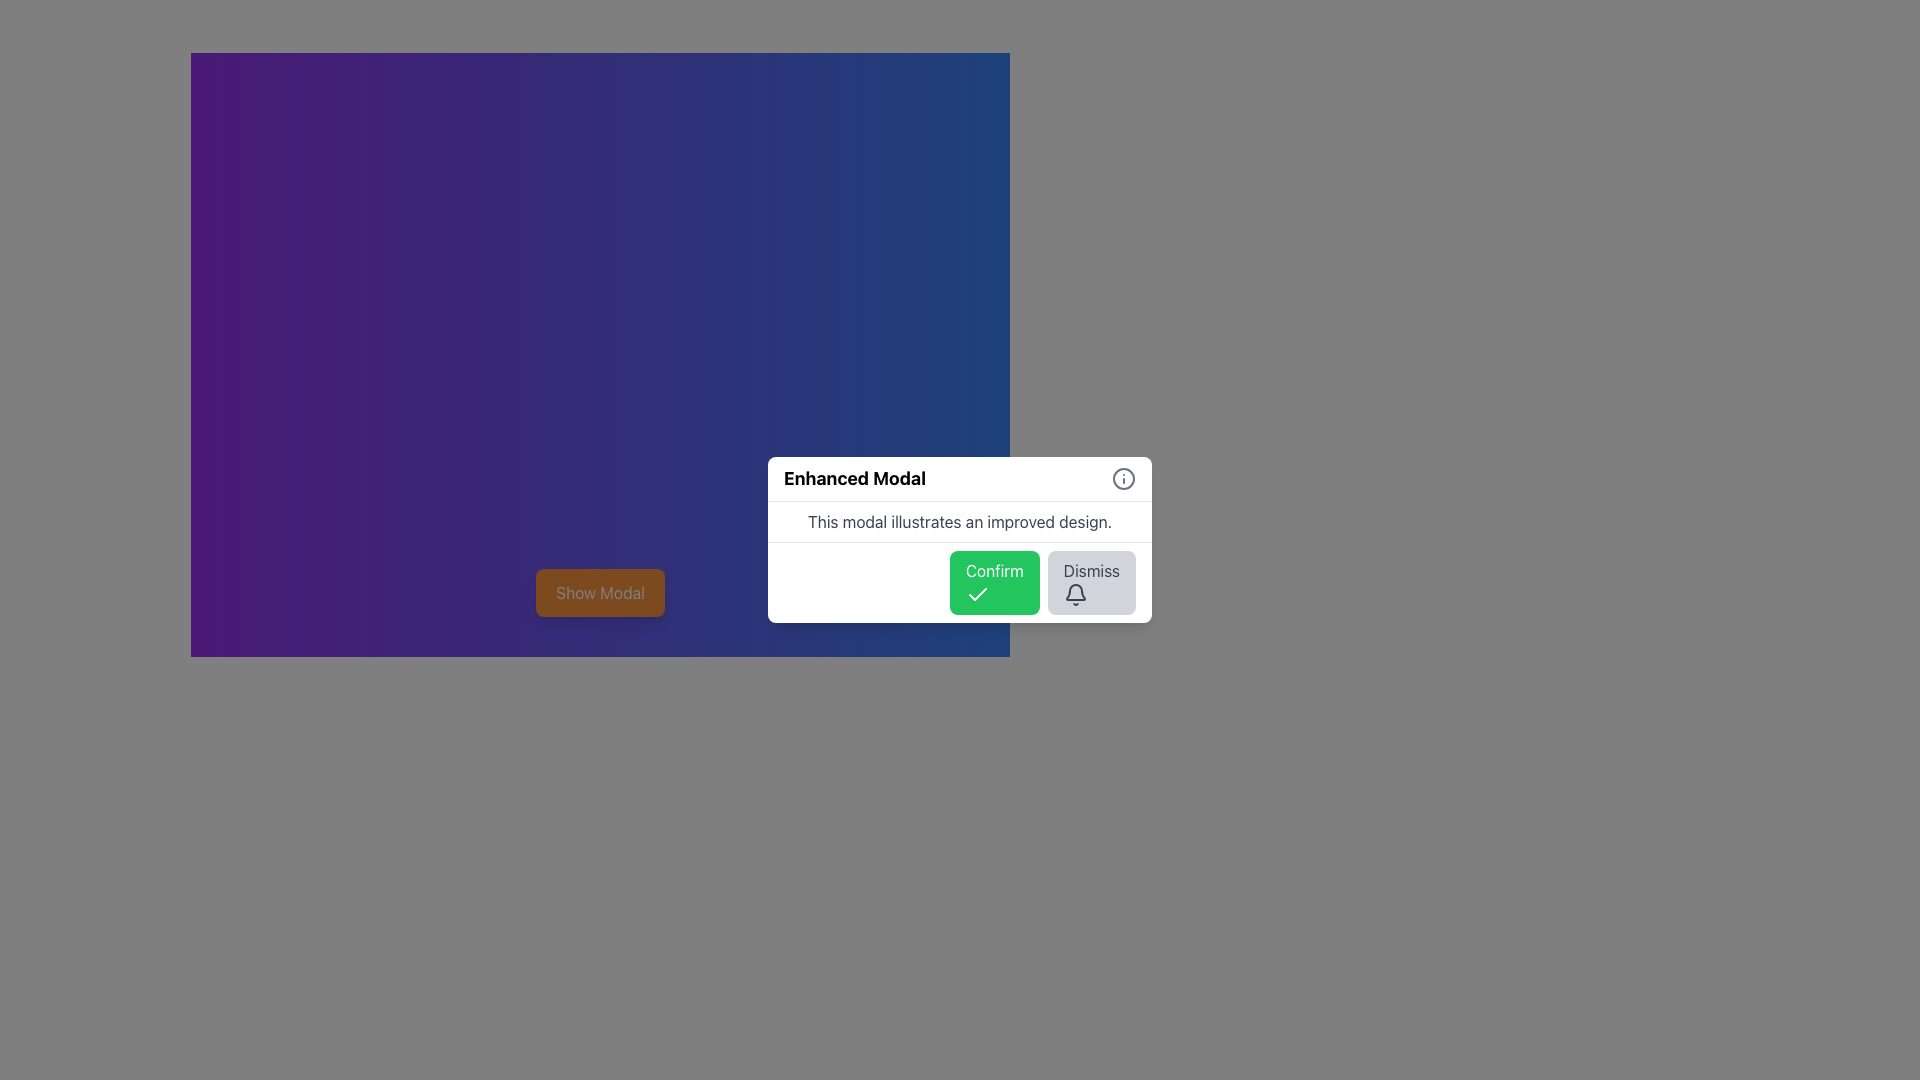  I want to click on the minimalistic checkmark icon located centrally within the green 'Confirm' button in the bottom-right section of the modal interface, so click(977, 593).